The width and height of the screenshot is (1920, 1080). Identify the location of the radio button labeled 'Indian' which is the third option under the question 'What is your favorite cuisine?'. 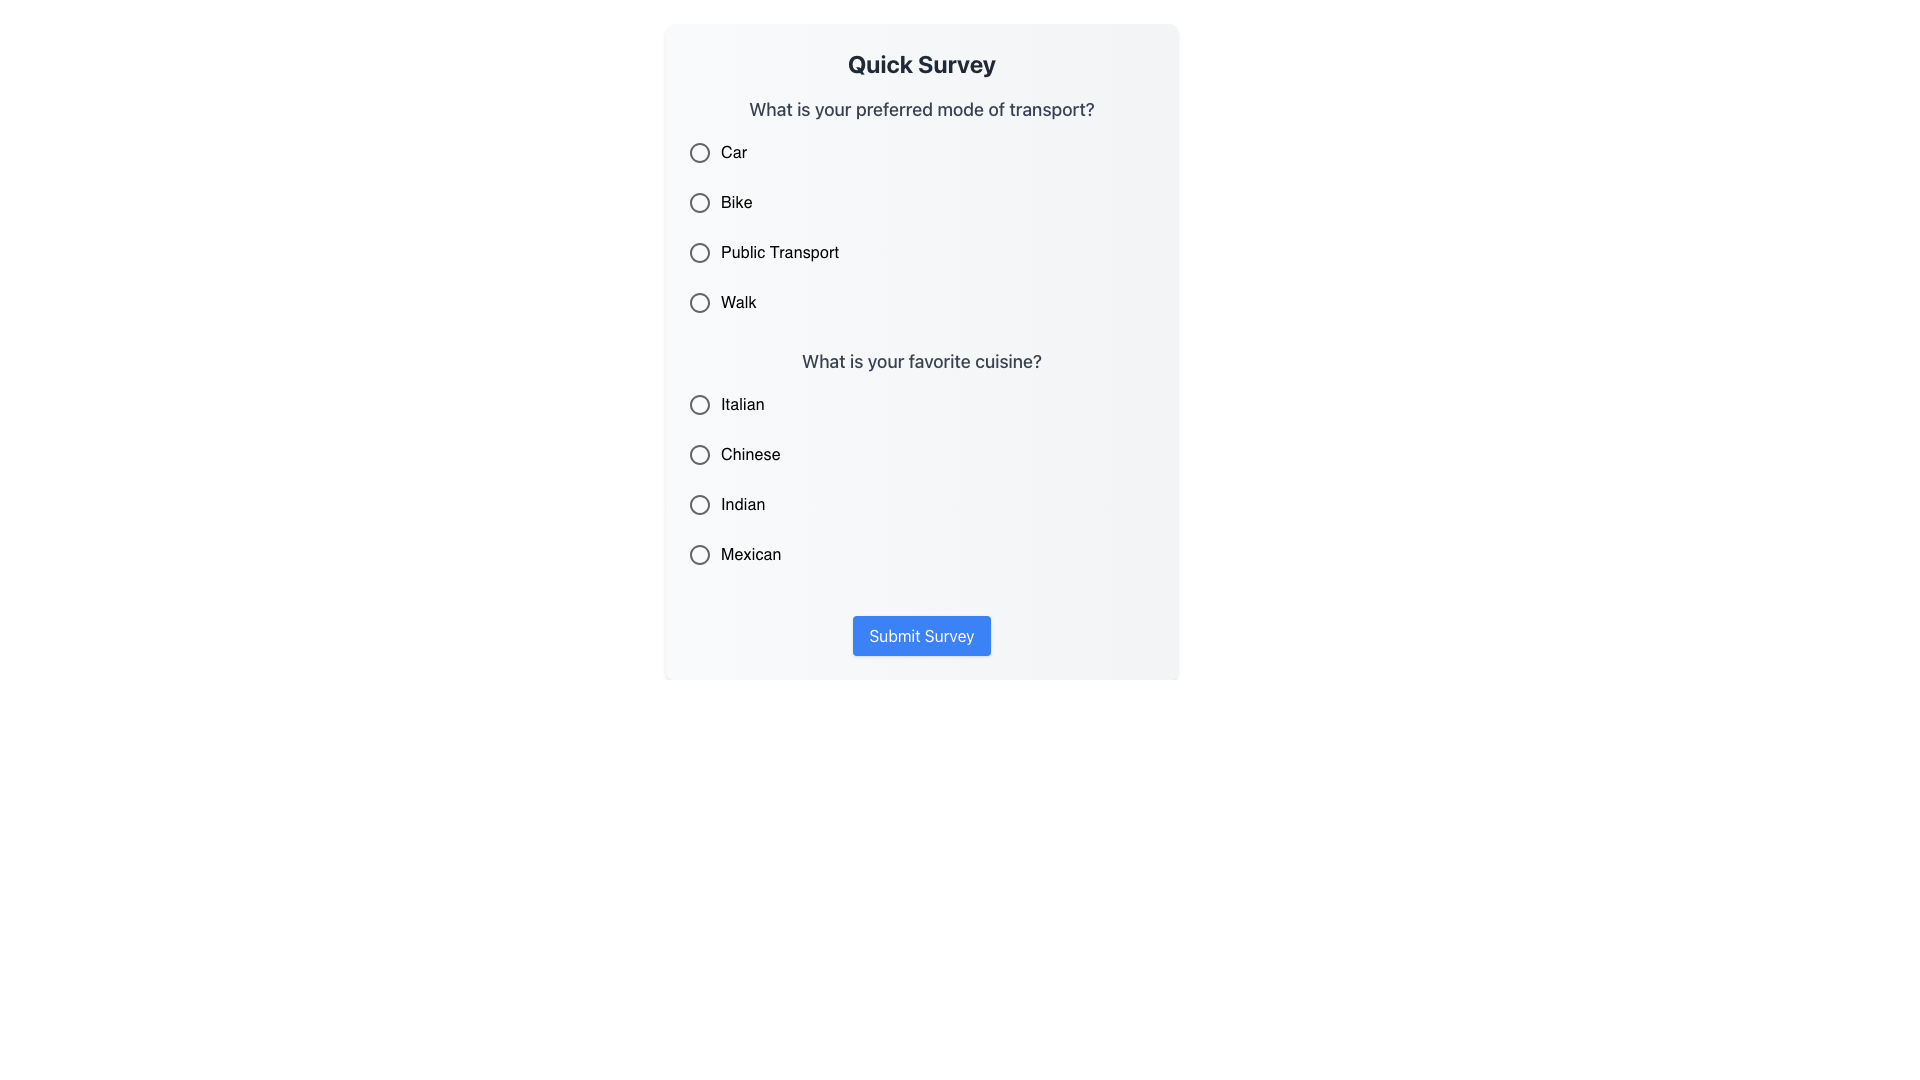
(907, 504).